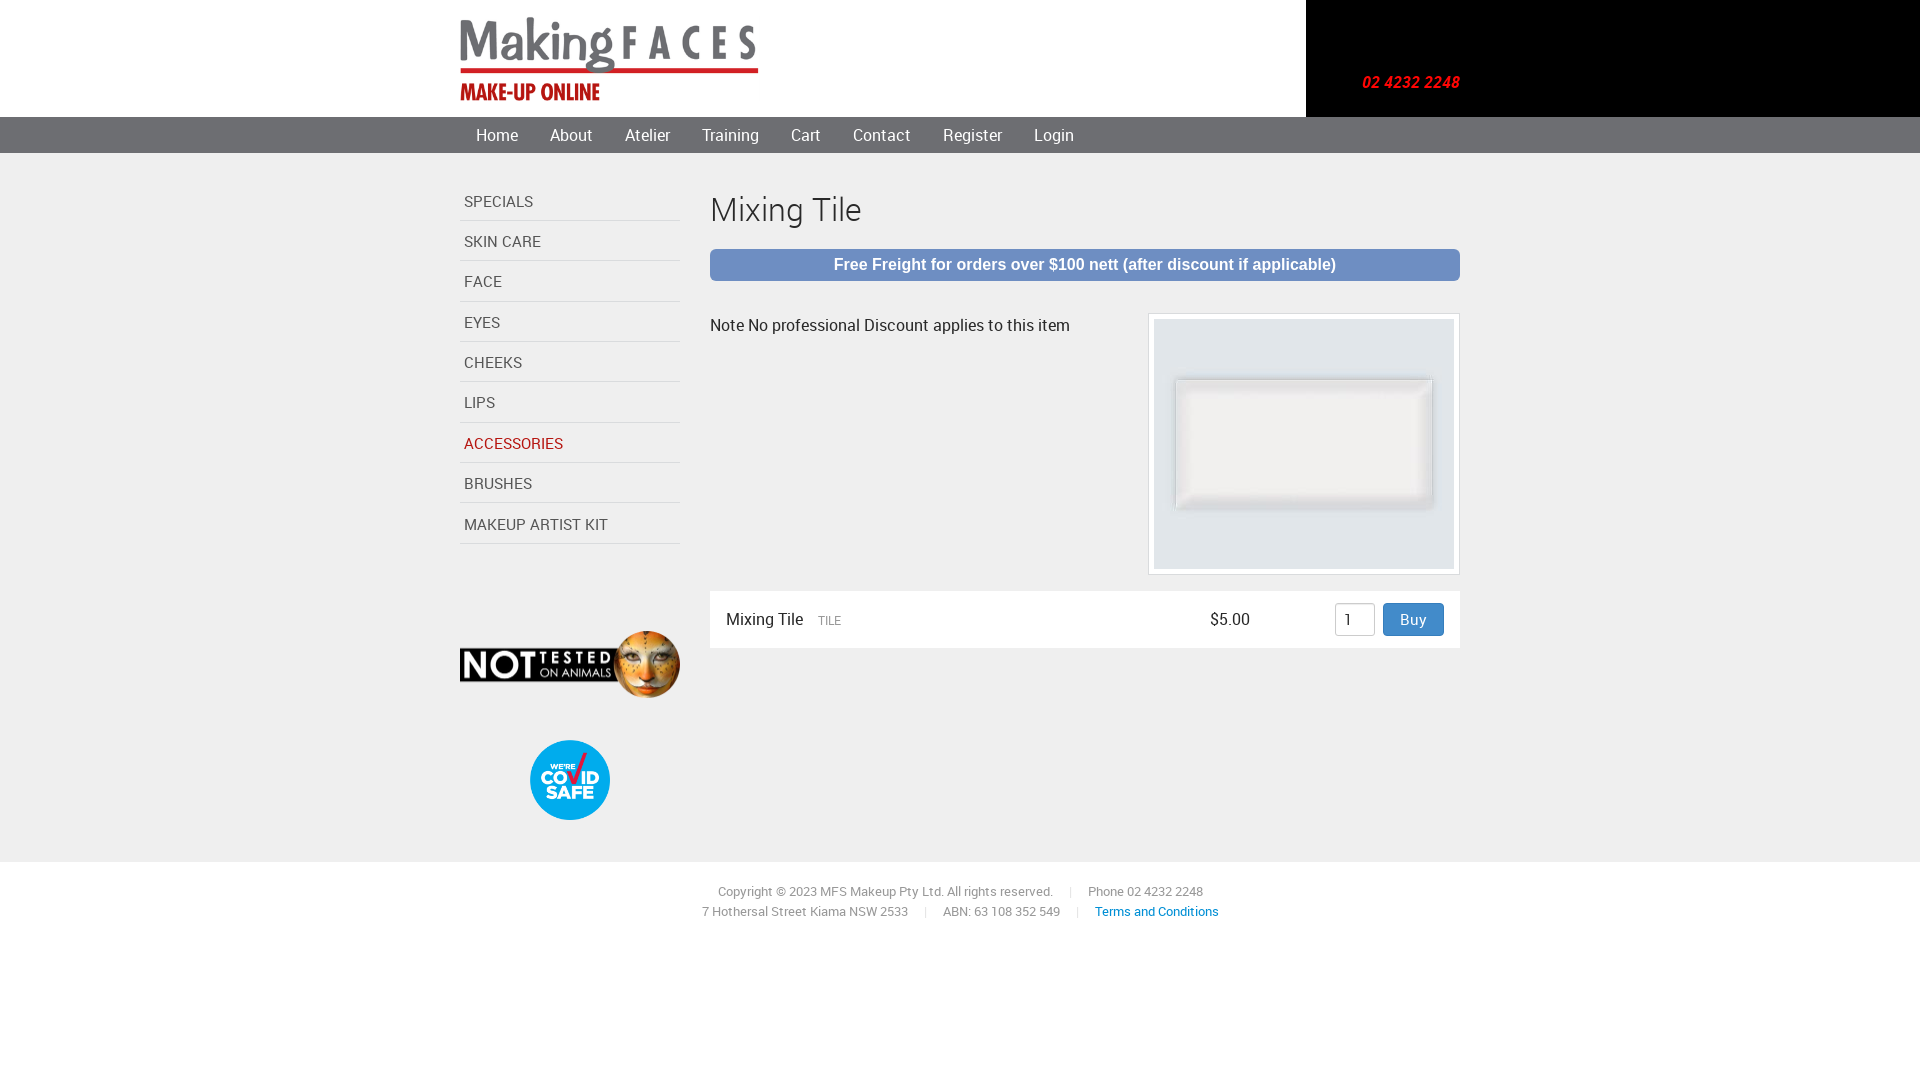  What do you see at coordinates (569, 284) in the screenshot?
I see `'FACE'` at bounding box center [569, 284].